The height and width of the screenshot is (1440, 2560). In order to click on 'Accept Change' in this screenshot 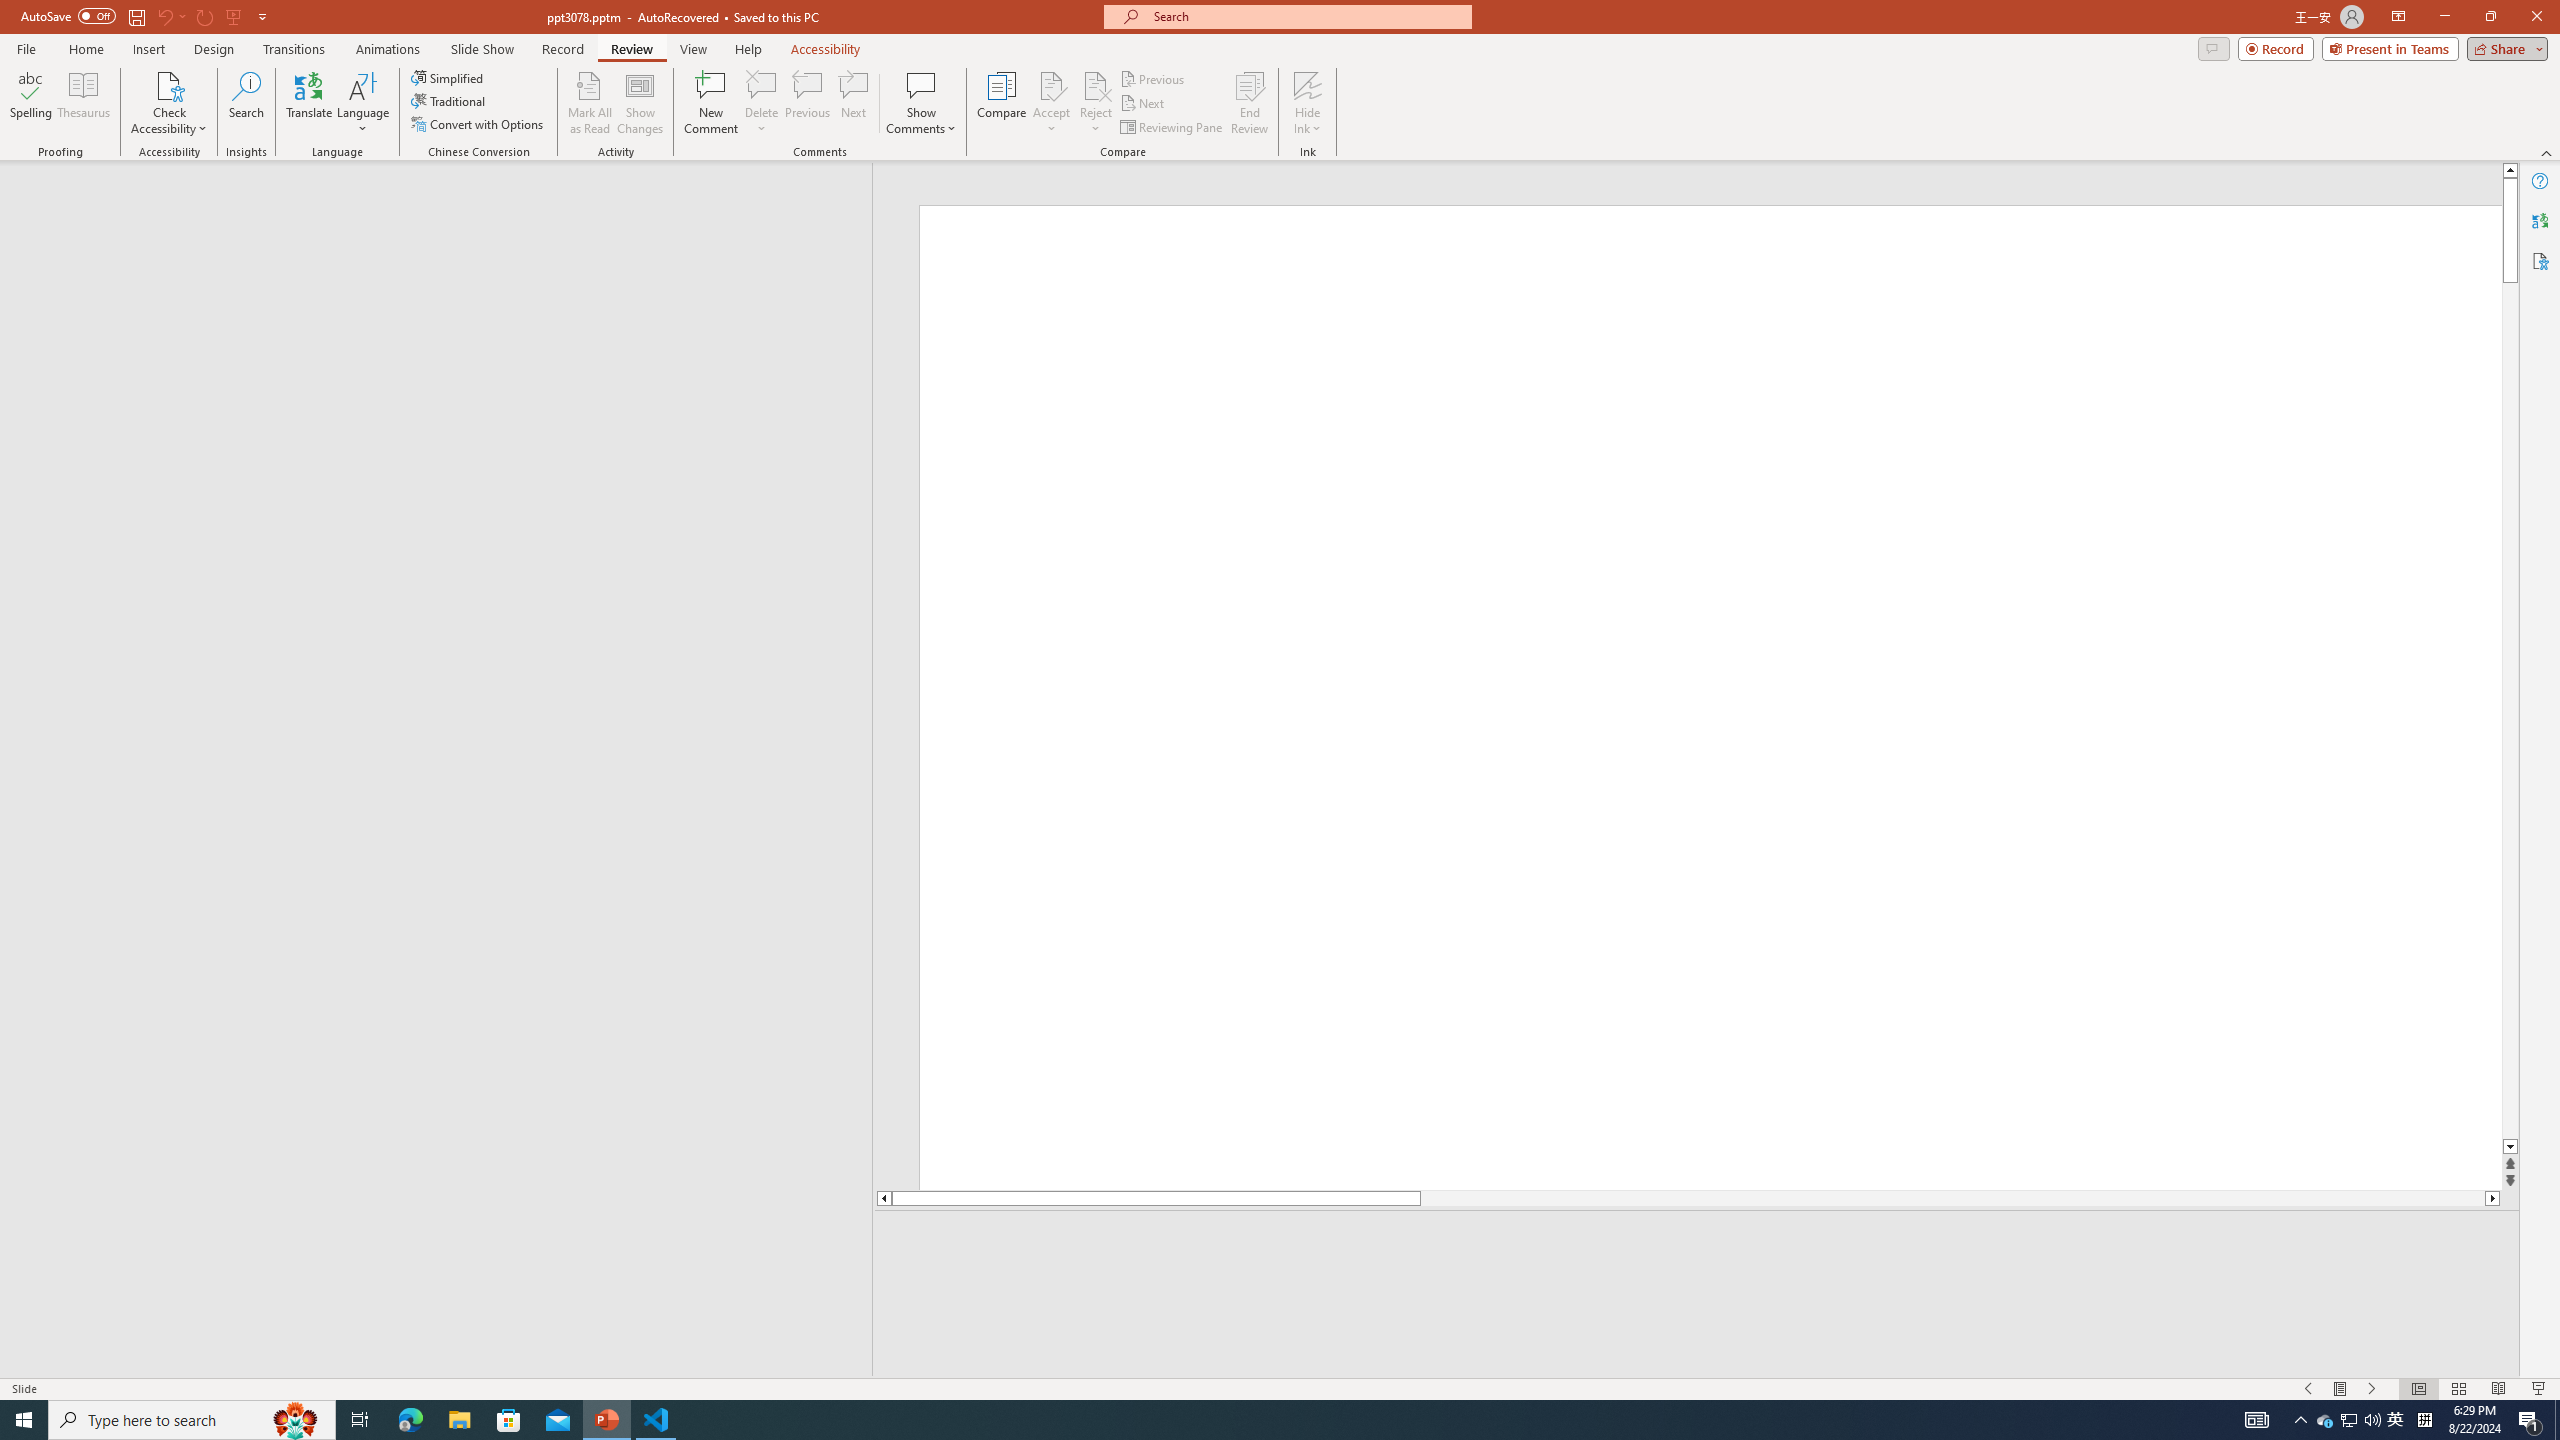, I will do `click(1051, 84)`.